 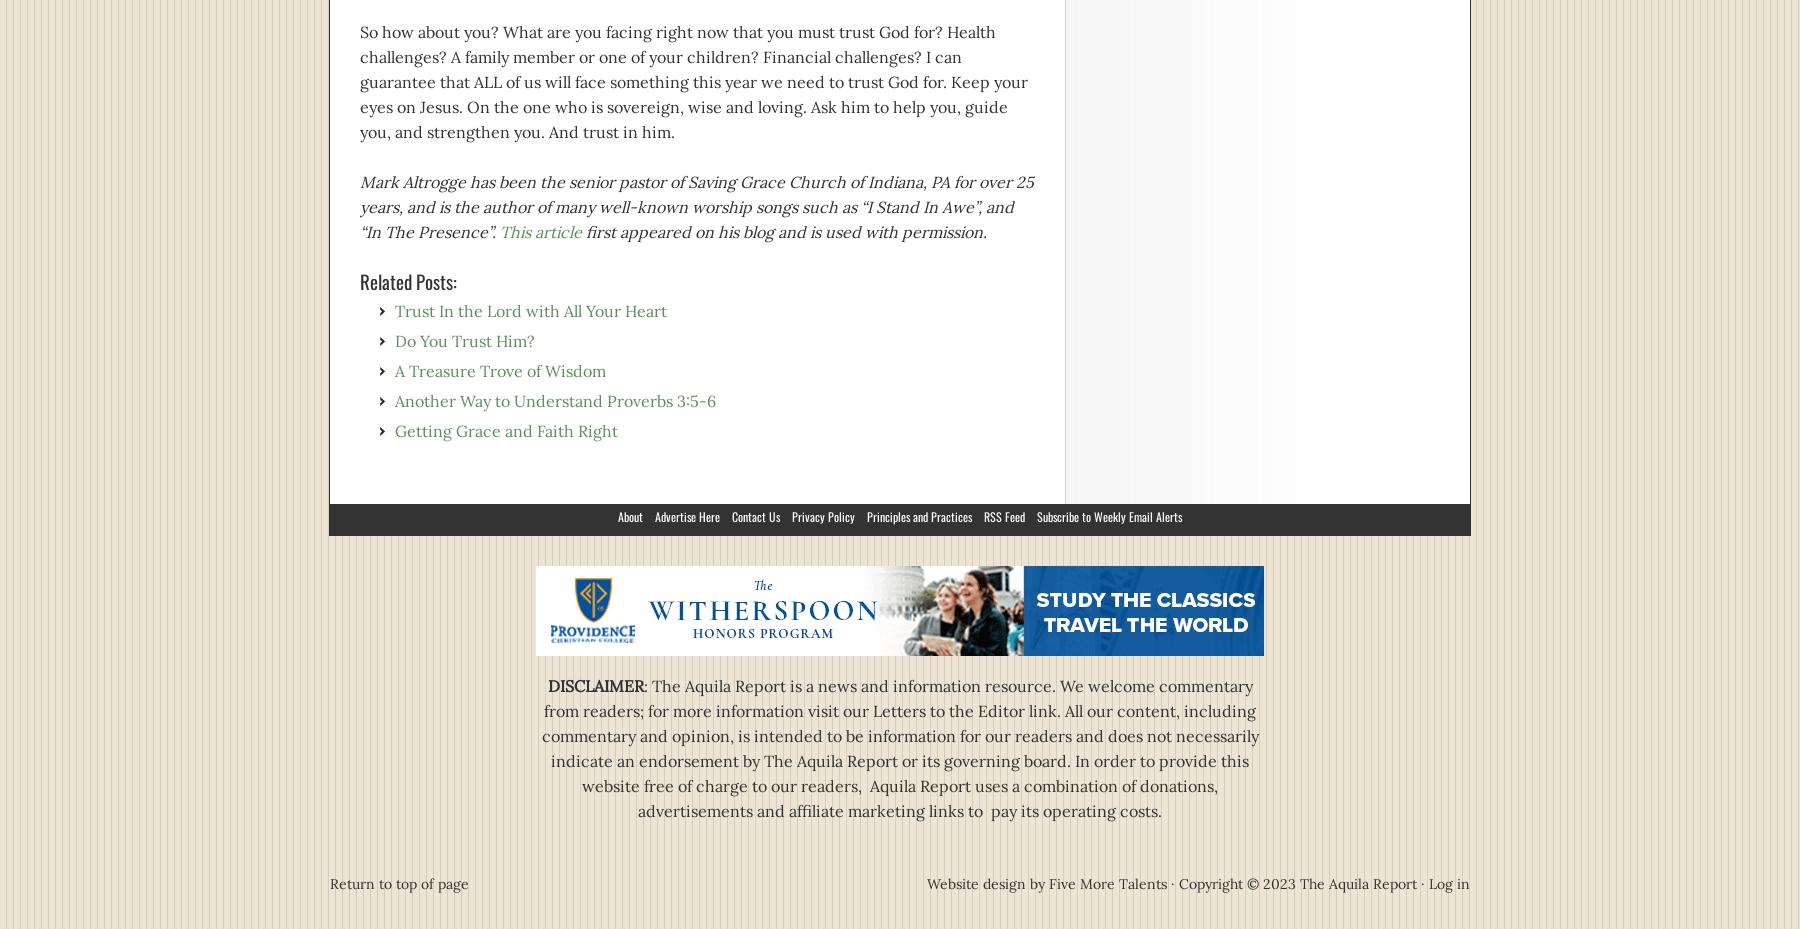 I want to click on 'Five More Talents', so click(x=1049, y=883).